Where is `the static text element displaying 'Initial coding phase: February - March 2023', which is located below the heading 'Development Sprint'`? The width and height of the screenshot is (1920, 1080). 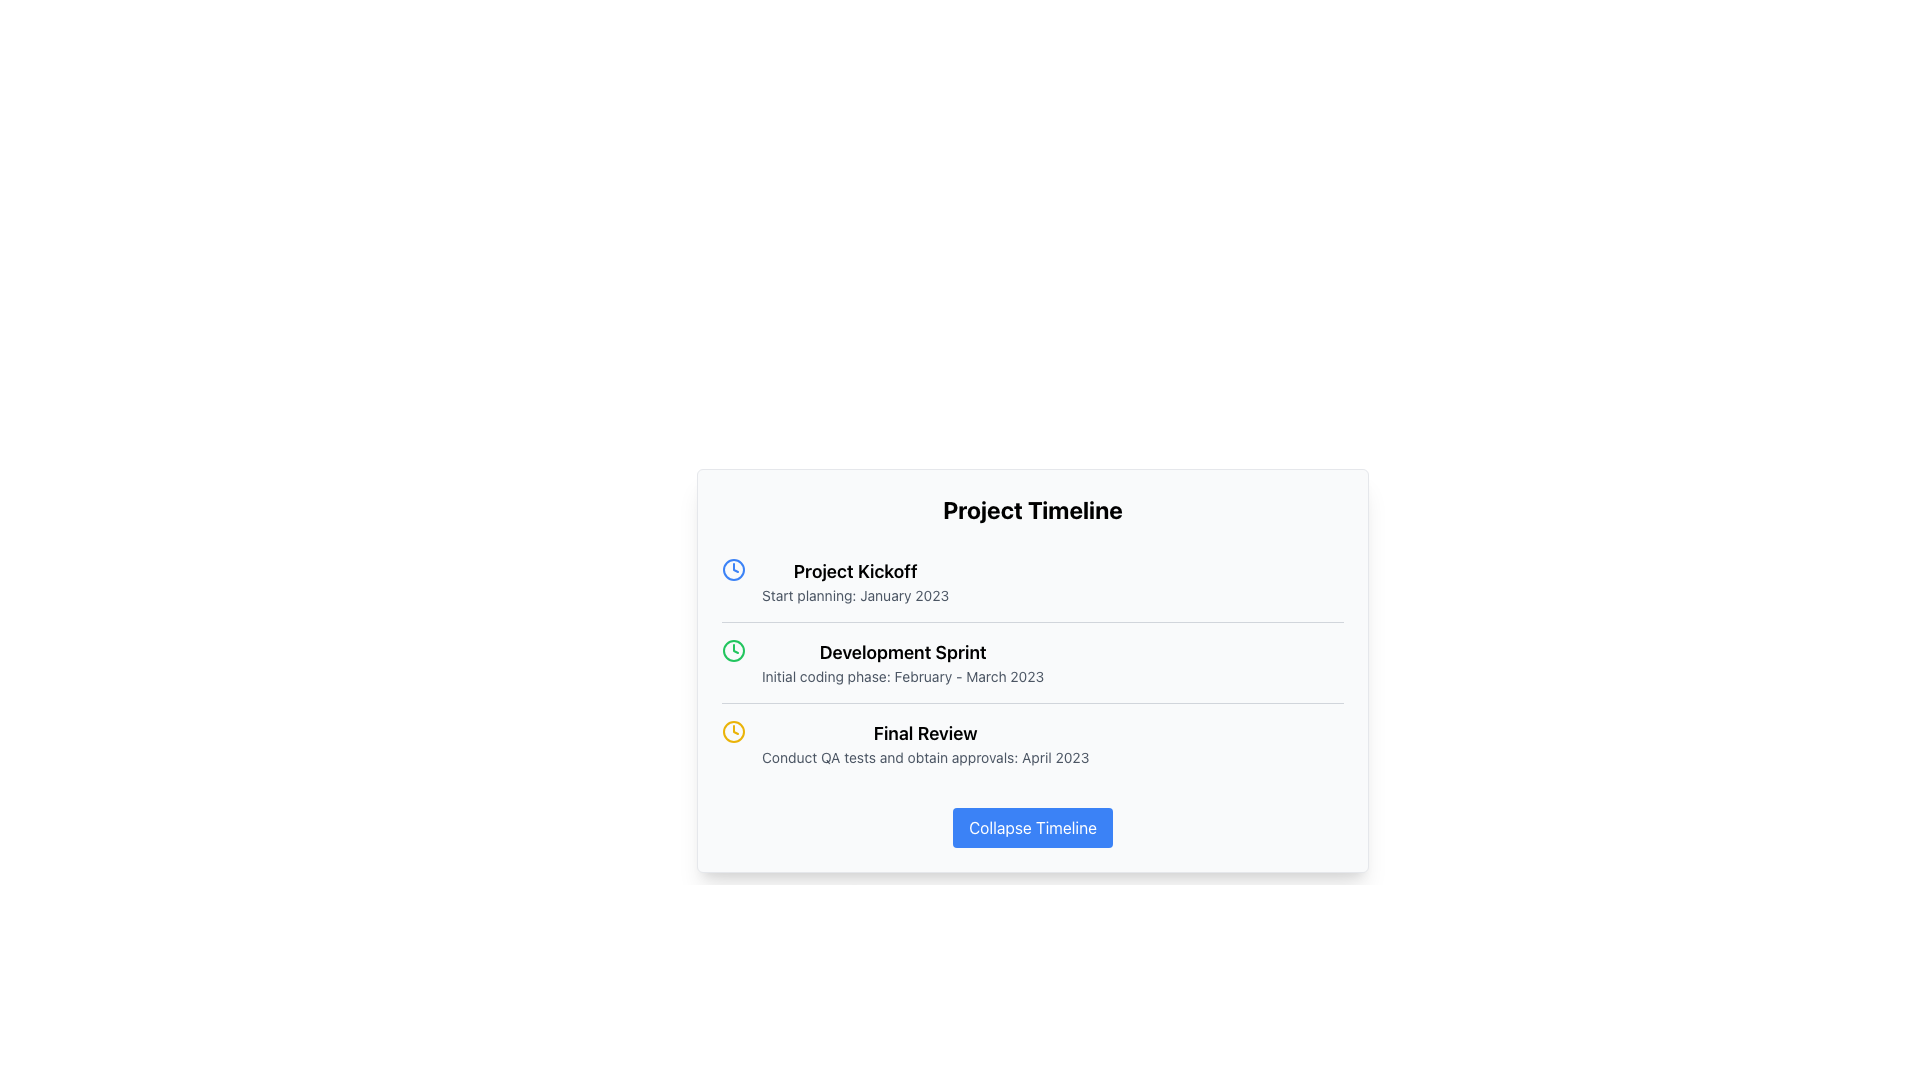 the static text element displaying 'Initial coding phase: February - March 2023', which is located below the heading 'Development Sprint' is located at coordinates (902, 676).